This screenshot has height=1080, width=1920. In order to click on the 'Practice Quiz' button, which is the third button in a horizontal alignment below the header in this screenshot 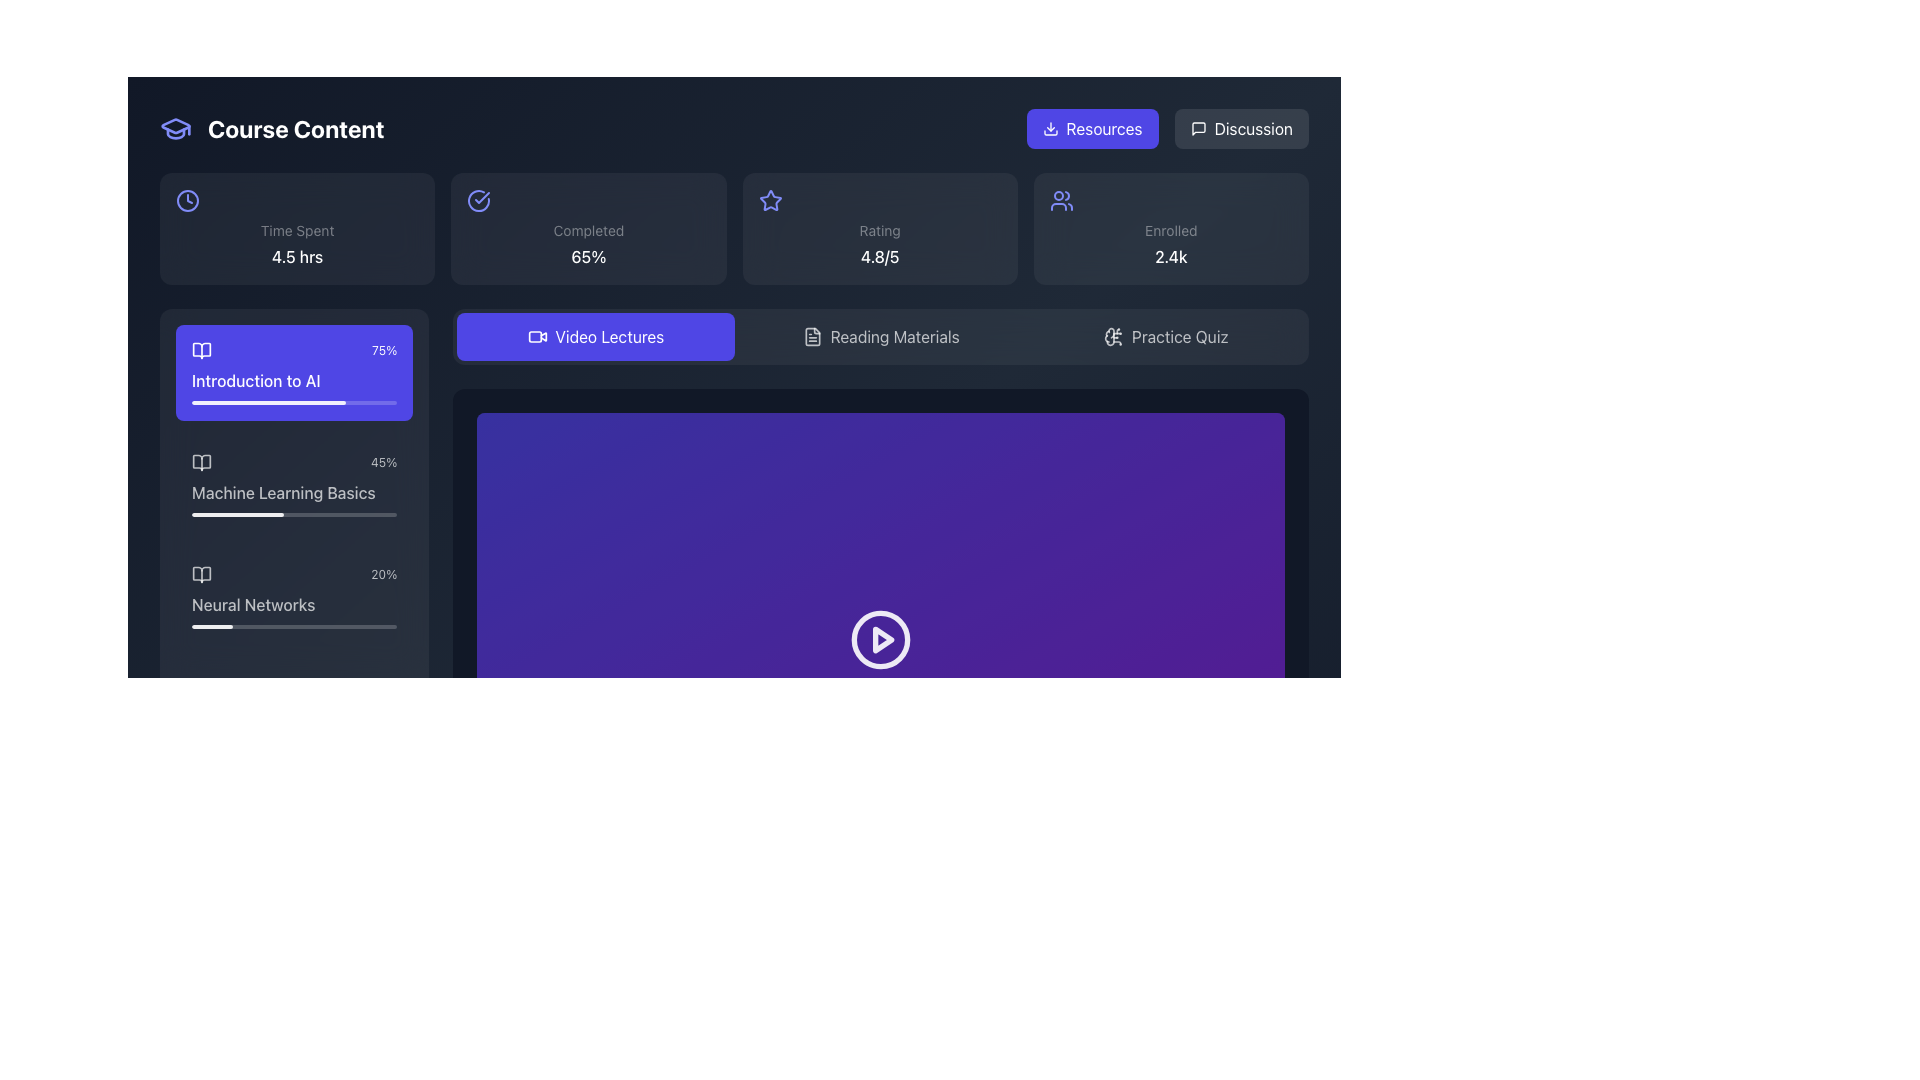, I will do `click(1166, 335)`.